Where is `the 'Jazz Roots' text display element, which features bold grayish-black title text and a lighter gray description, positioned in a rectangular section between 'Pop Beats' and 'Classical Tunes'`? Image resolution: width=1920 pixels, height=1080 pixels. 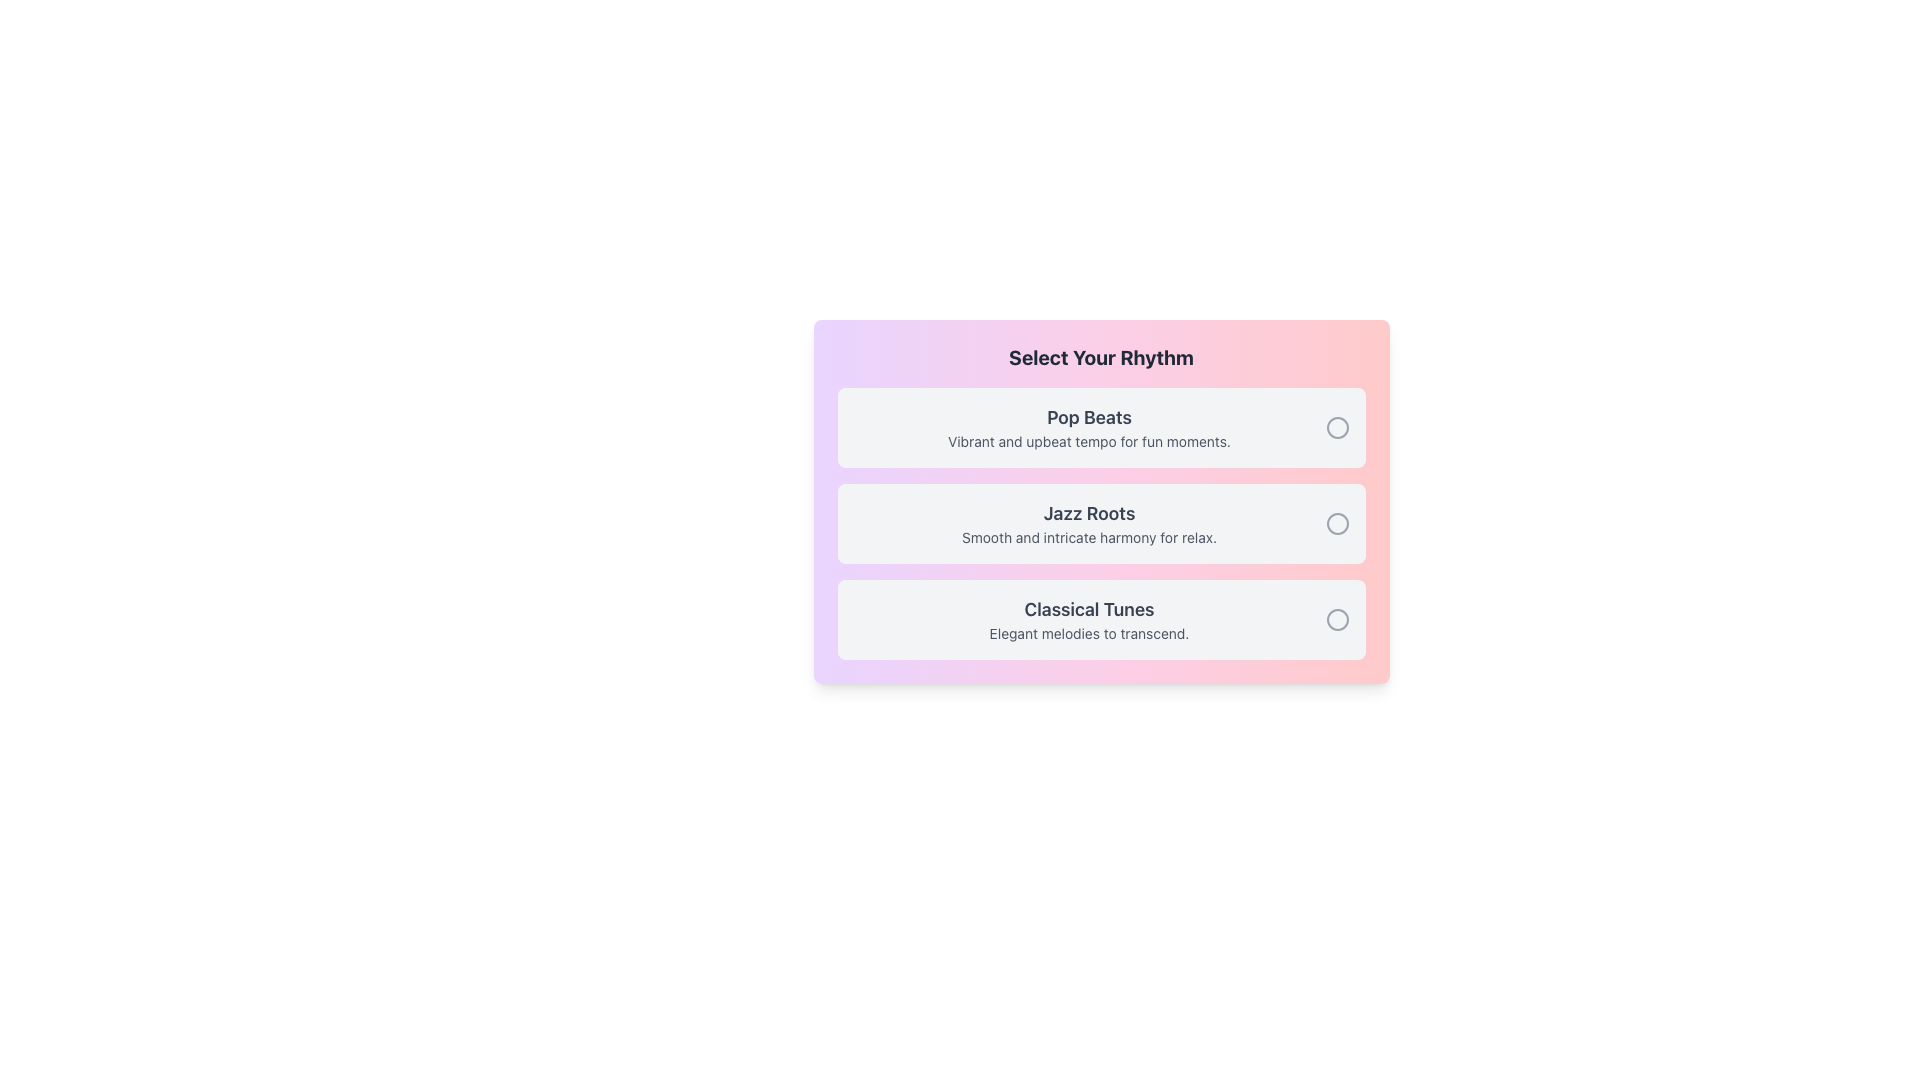
the 'Jazz Roots' text display element, which features bold grayish-black title text and a lighter gray description, positioned in a rectangular section between 'Pop Beats' and 'Classical Tunes' is located at coordinates (1088, 523).